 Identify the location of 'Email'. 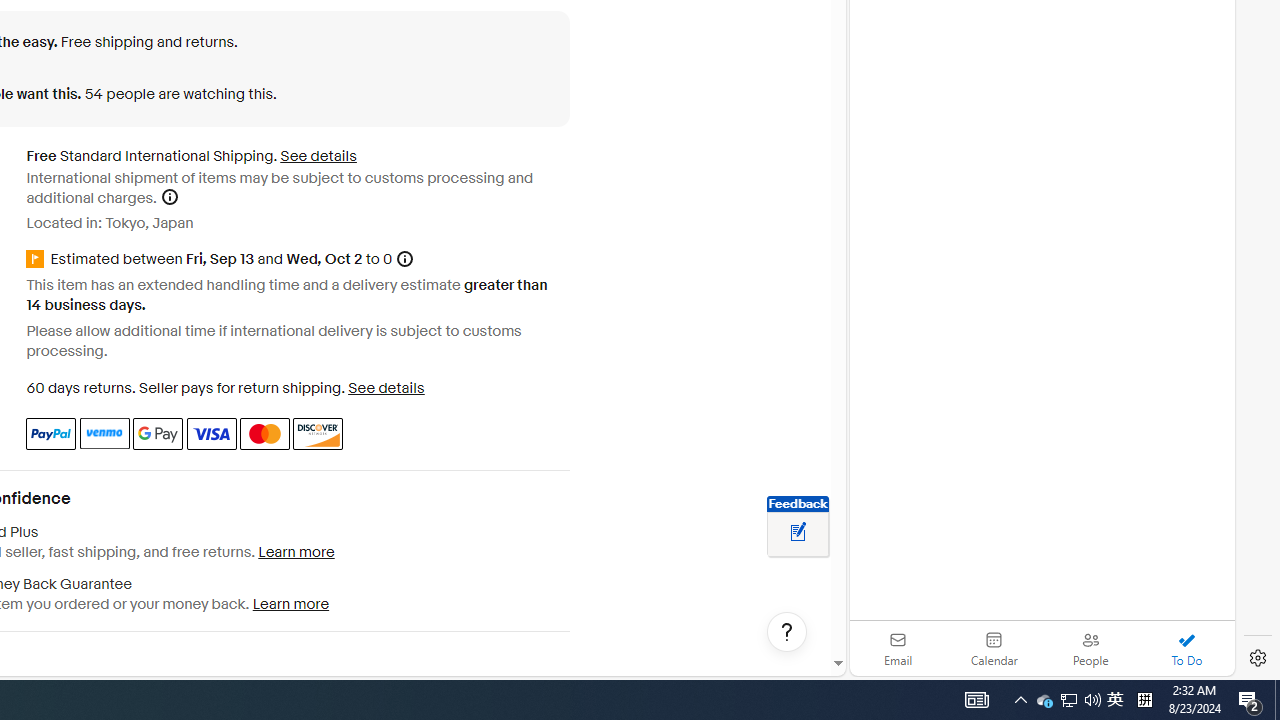
(897, 648).